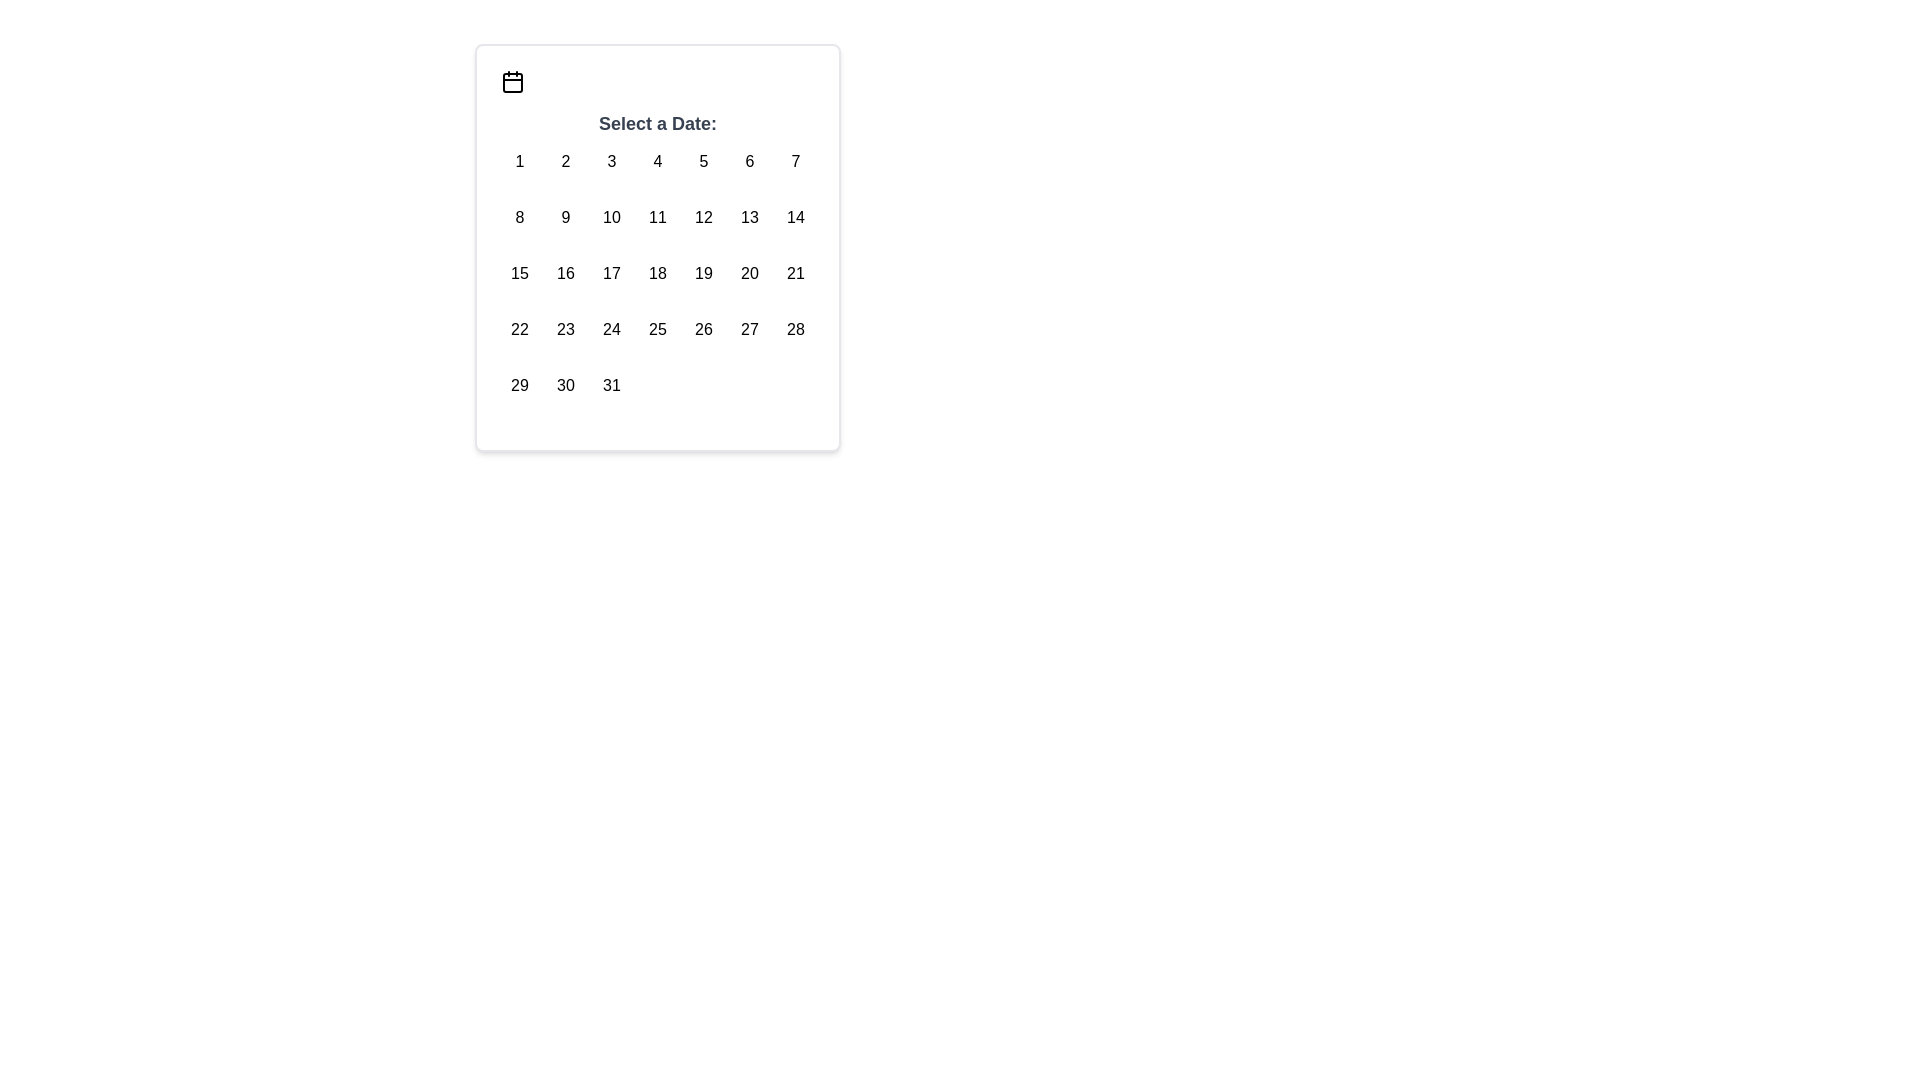 Image resolution: width=1920 pixels, height=1080 pixels. What do you see at coordinates (795, 273) in the screenshot?
I see `the circular button labeled '21' located in the third row and seventh column of the grid layout` at bounding box center [795, 273].